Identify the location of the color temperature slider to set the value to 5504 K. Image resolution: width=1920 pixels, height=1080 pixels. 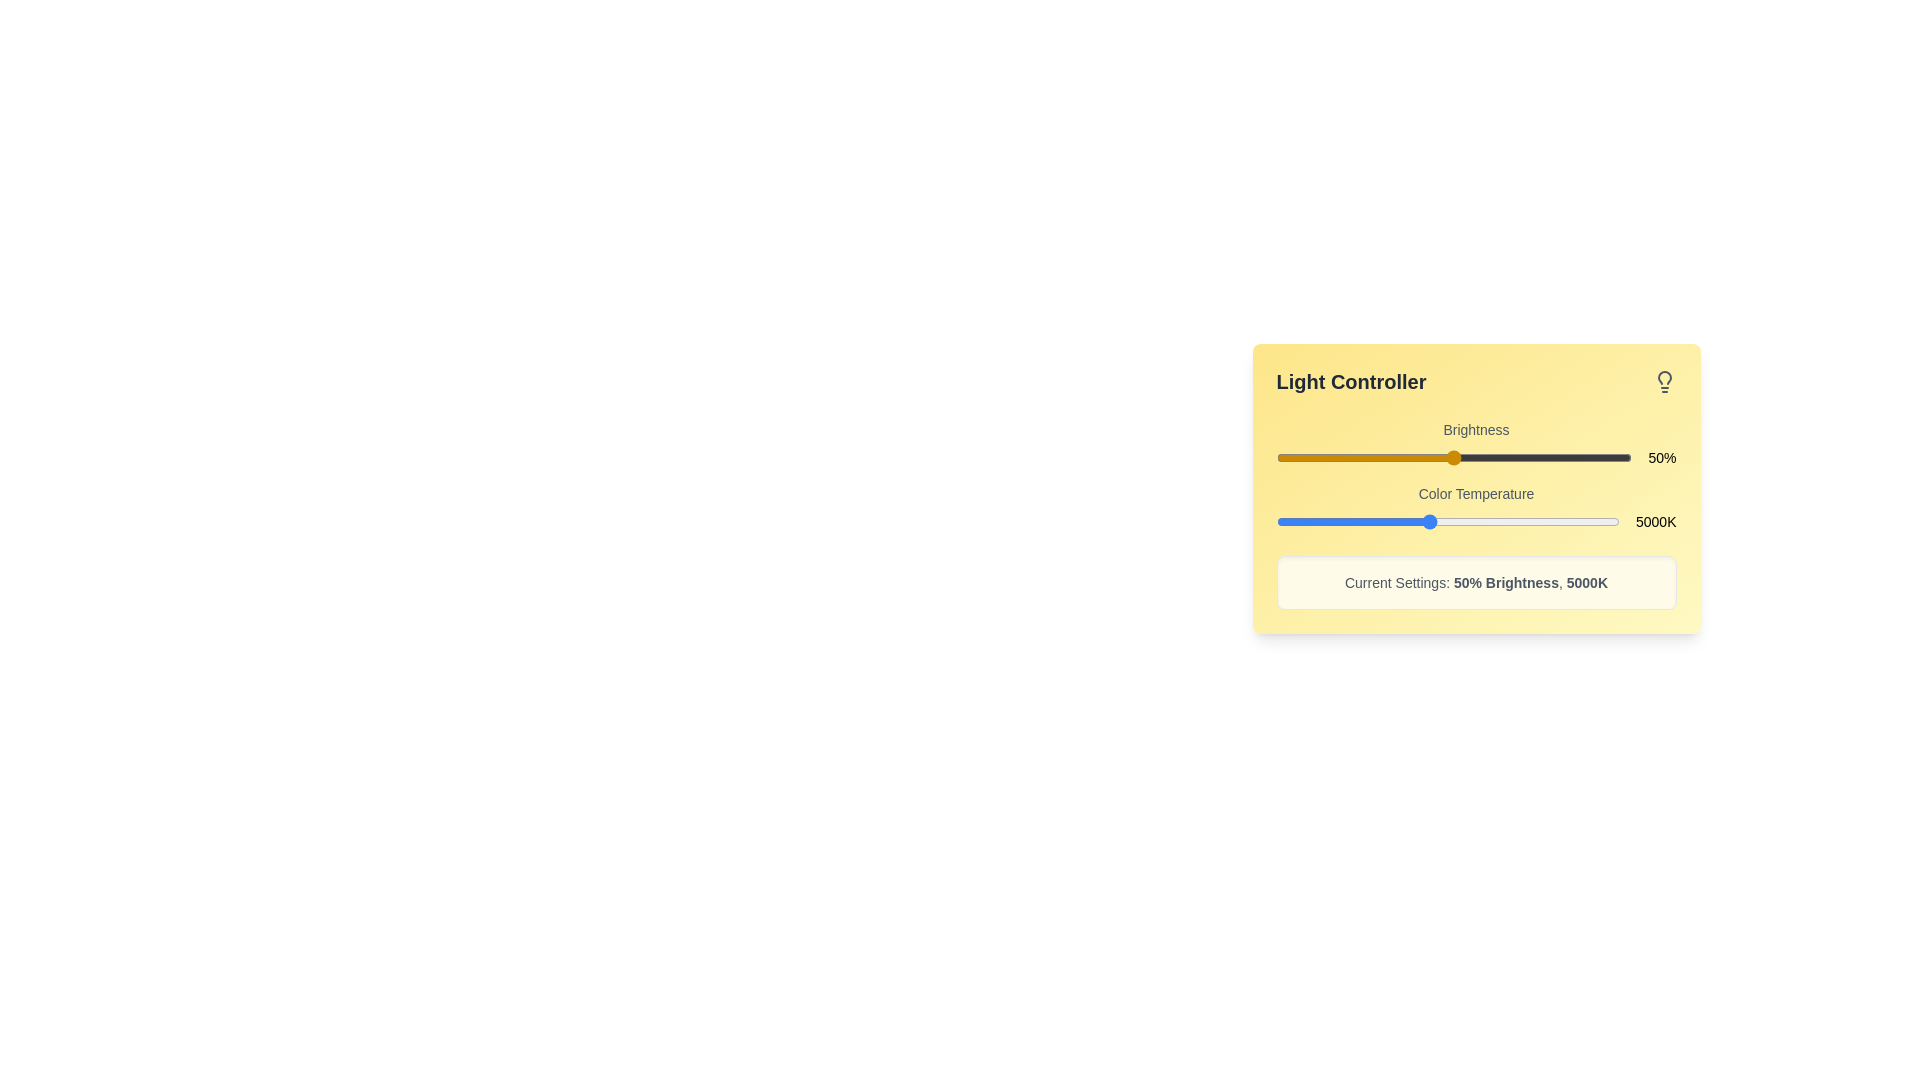
(1448, 520).